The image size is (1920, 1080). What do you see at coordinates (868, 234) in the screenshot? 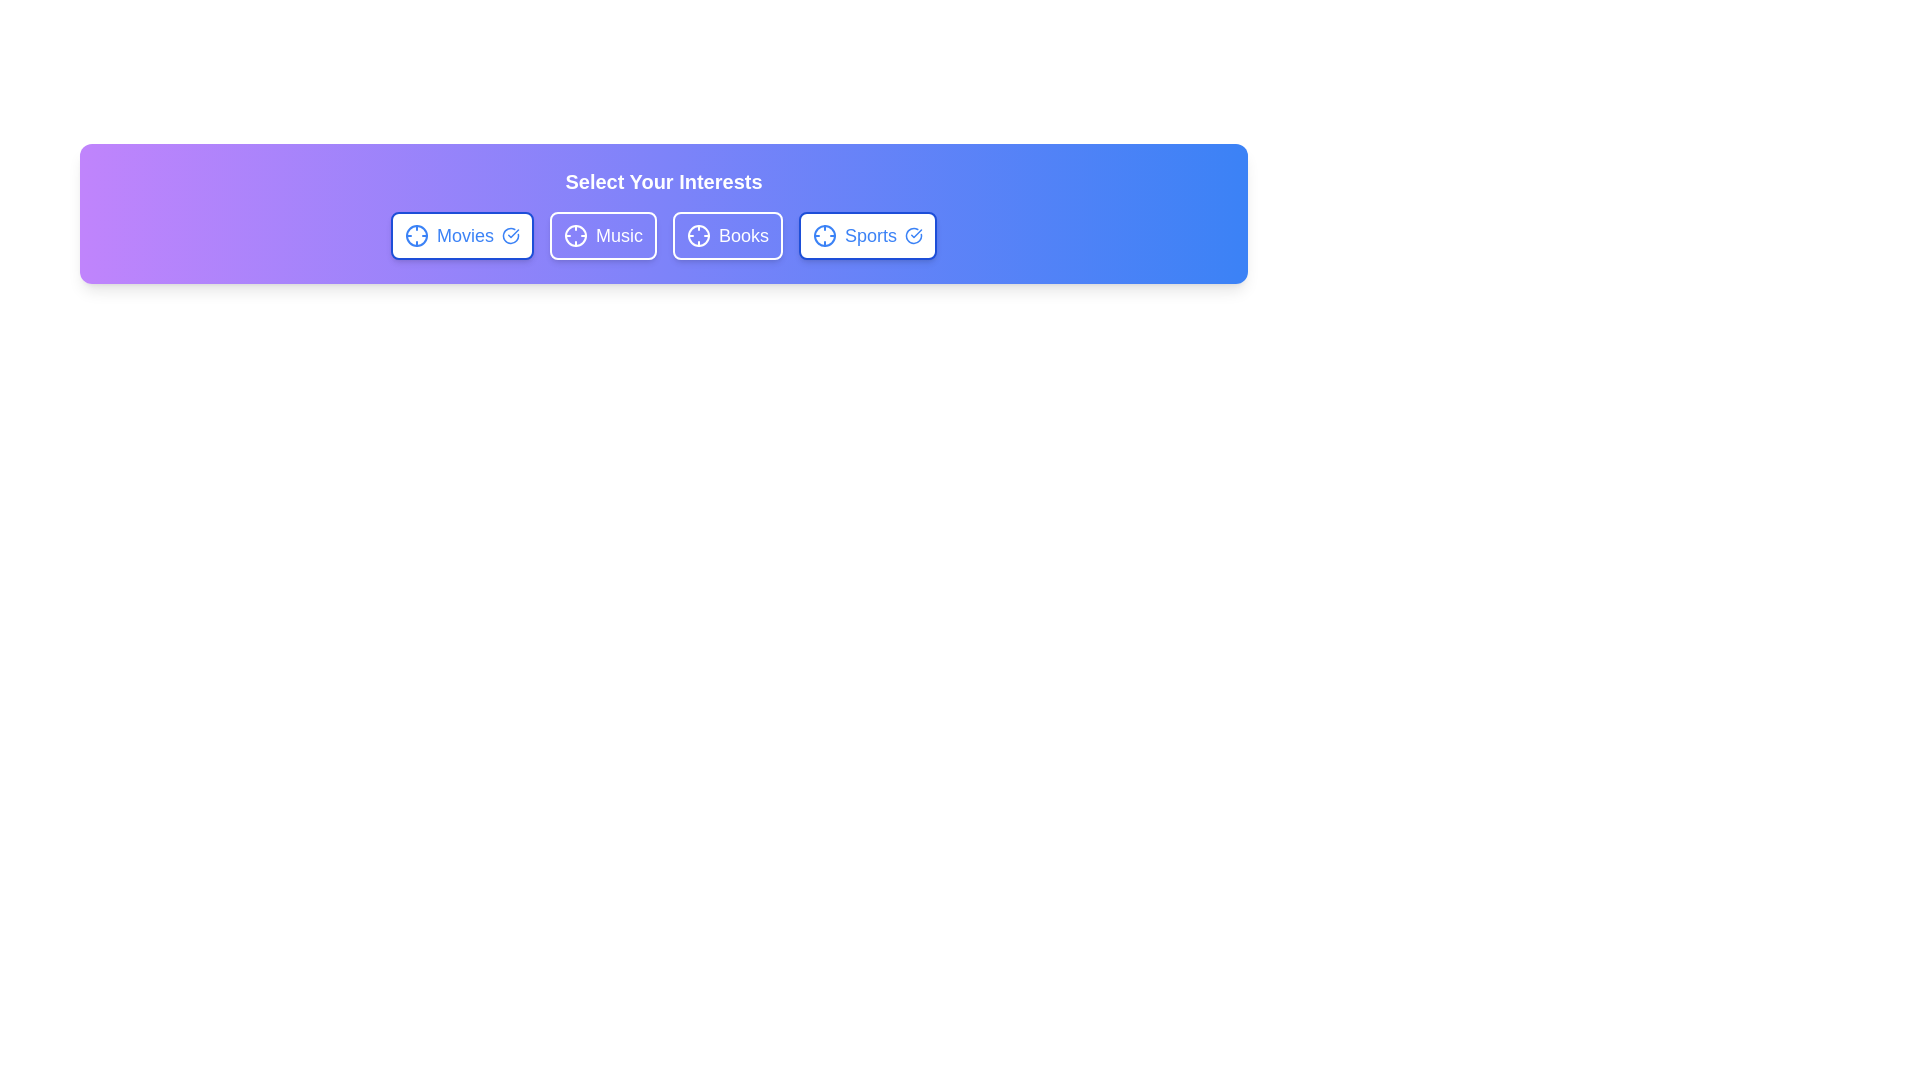
I see `the 'Sports' chip to toggle its state` at bounding box center [868, 234].